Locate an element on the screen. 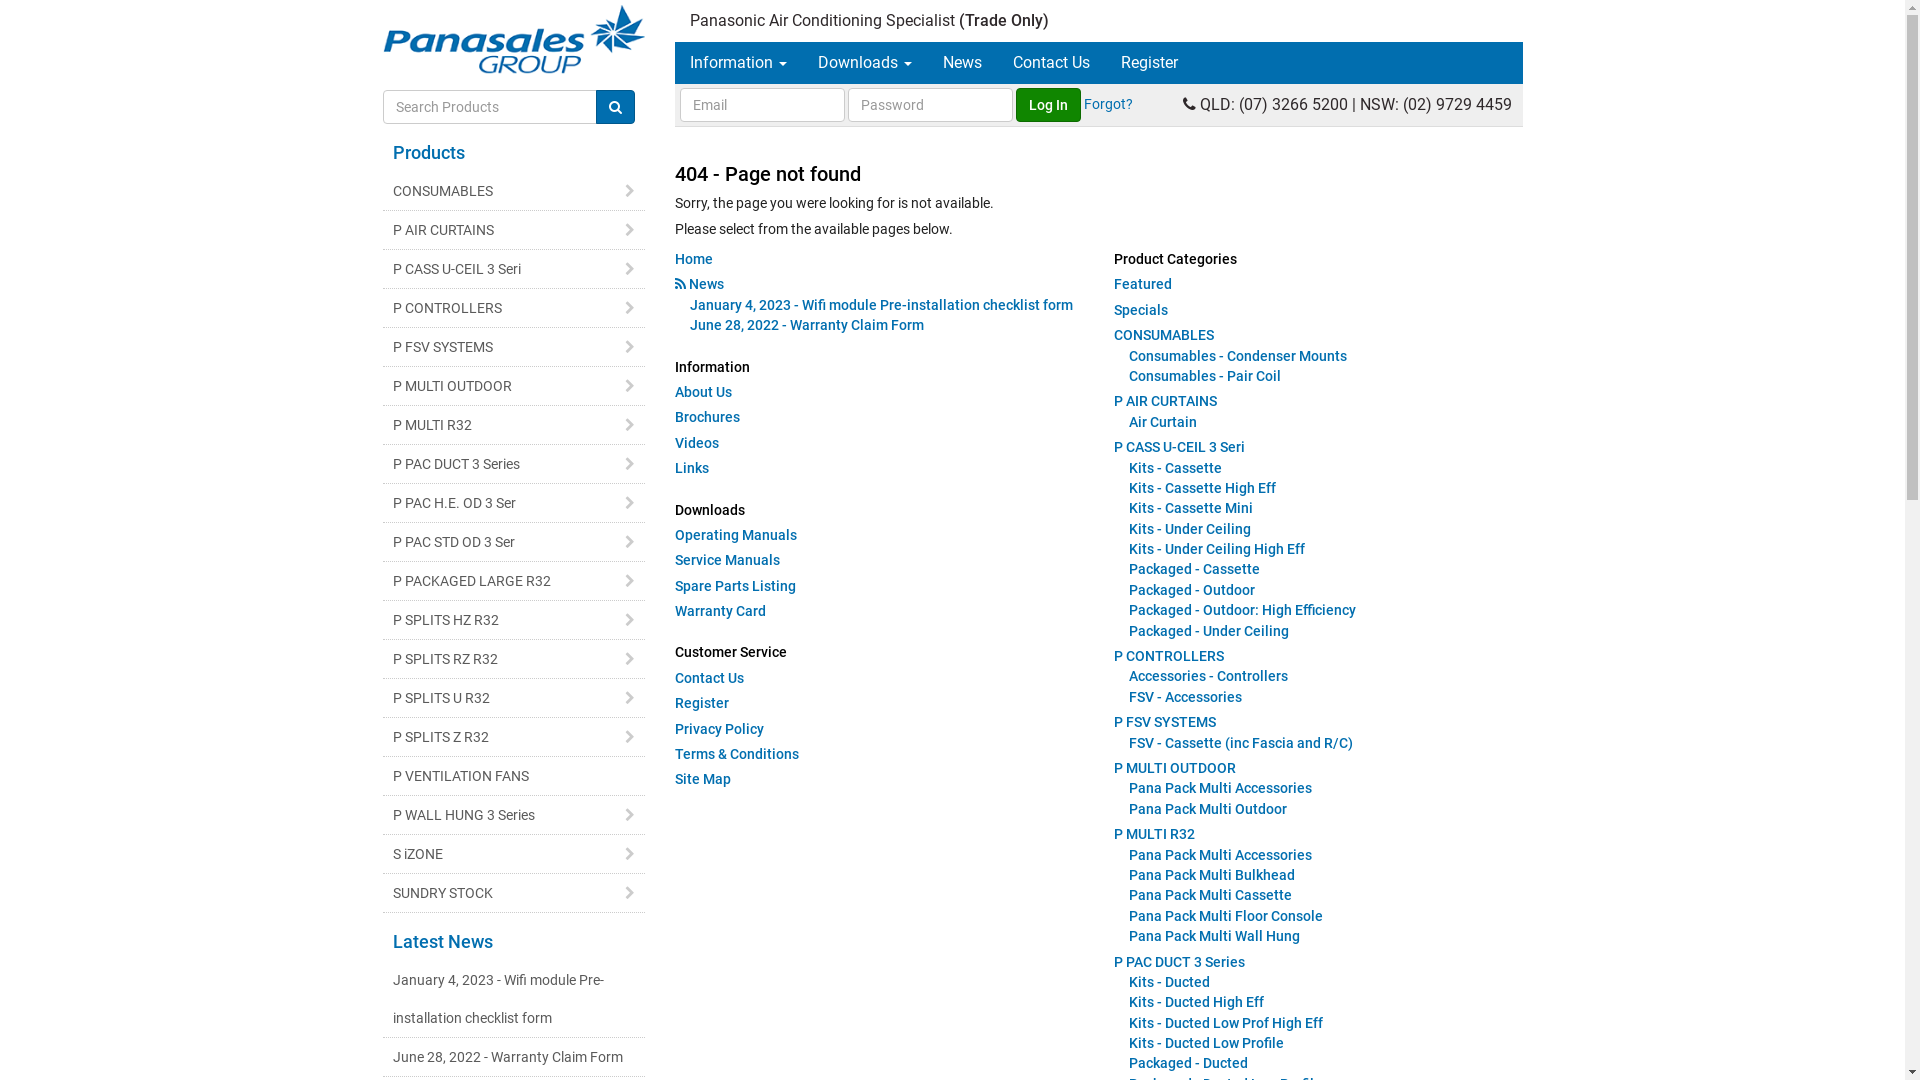 The height and width of the screenshot is (1080, 1920). 'P CONTROLLERS' is located at coordinates (513, 308).